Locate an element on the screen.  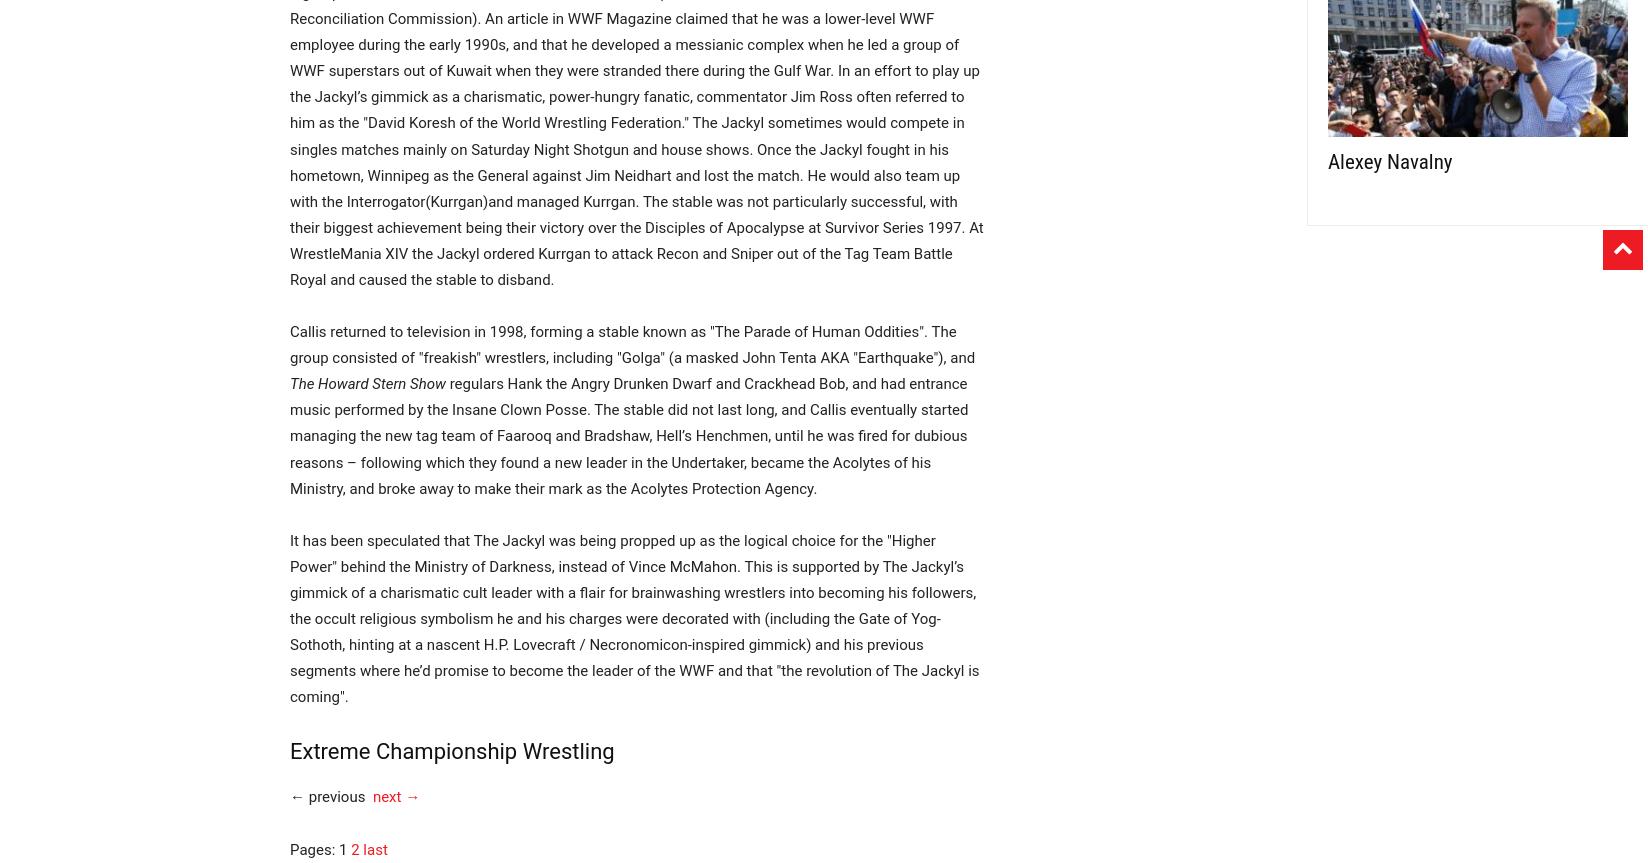
'regulars Hank the Angry Drunken Dwarf and Crackhead Bob, and had entrance music performed by the Insane Clown Posse. The stable did not last long, and Callis eventually started managing the new tag team of Faarooq and Bradshaw, Hell’s Henchmen, until he was fired for dubious reasons – following which they found a new leader in the Undertaker, became the Acolytes of his Ministry, and broke away to make their mark as the Acolytes Protection Agency.' is located at coordinates (628, 434).